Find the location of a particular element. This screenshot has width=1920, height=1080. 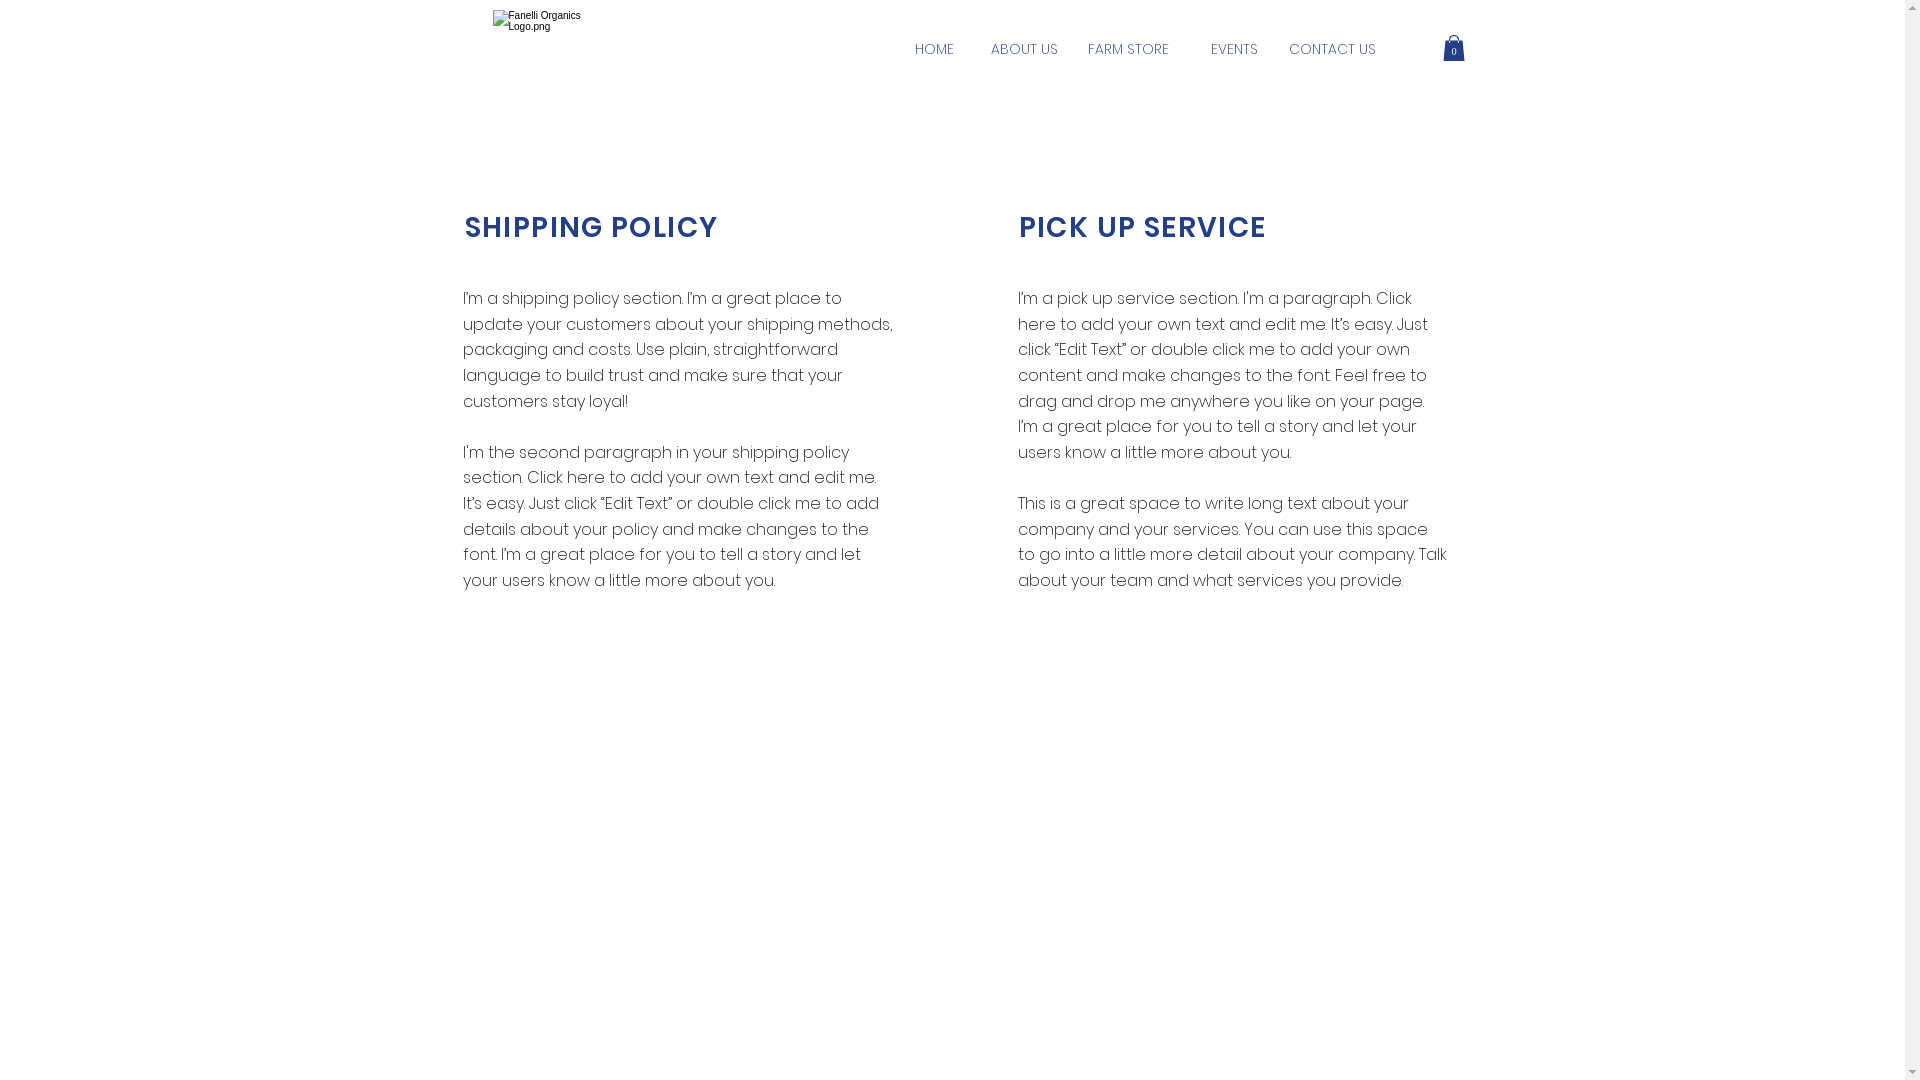

'EVENTS' is located at coordinates (1232, 49).